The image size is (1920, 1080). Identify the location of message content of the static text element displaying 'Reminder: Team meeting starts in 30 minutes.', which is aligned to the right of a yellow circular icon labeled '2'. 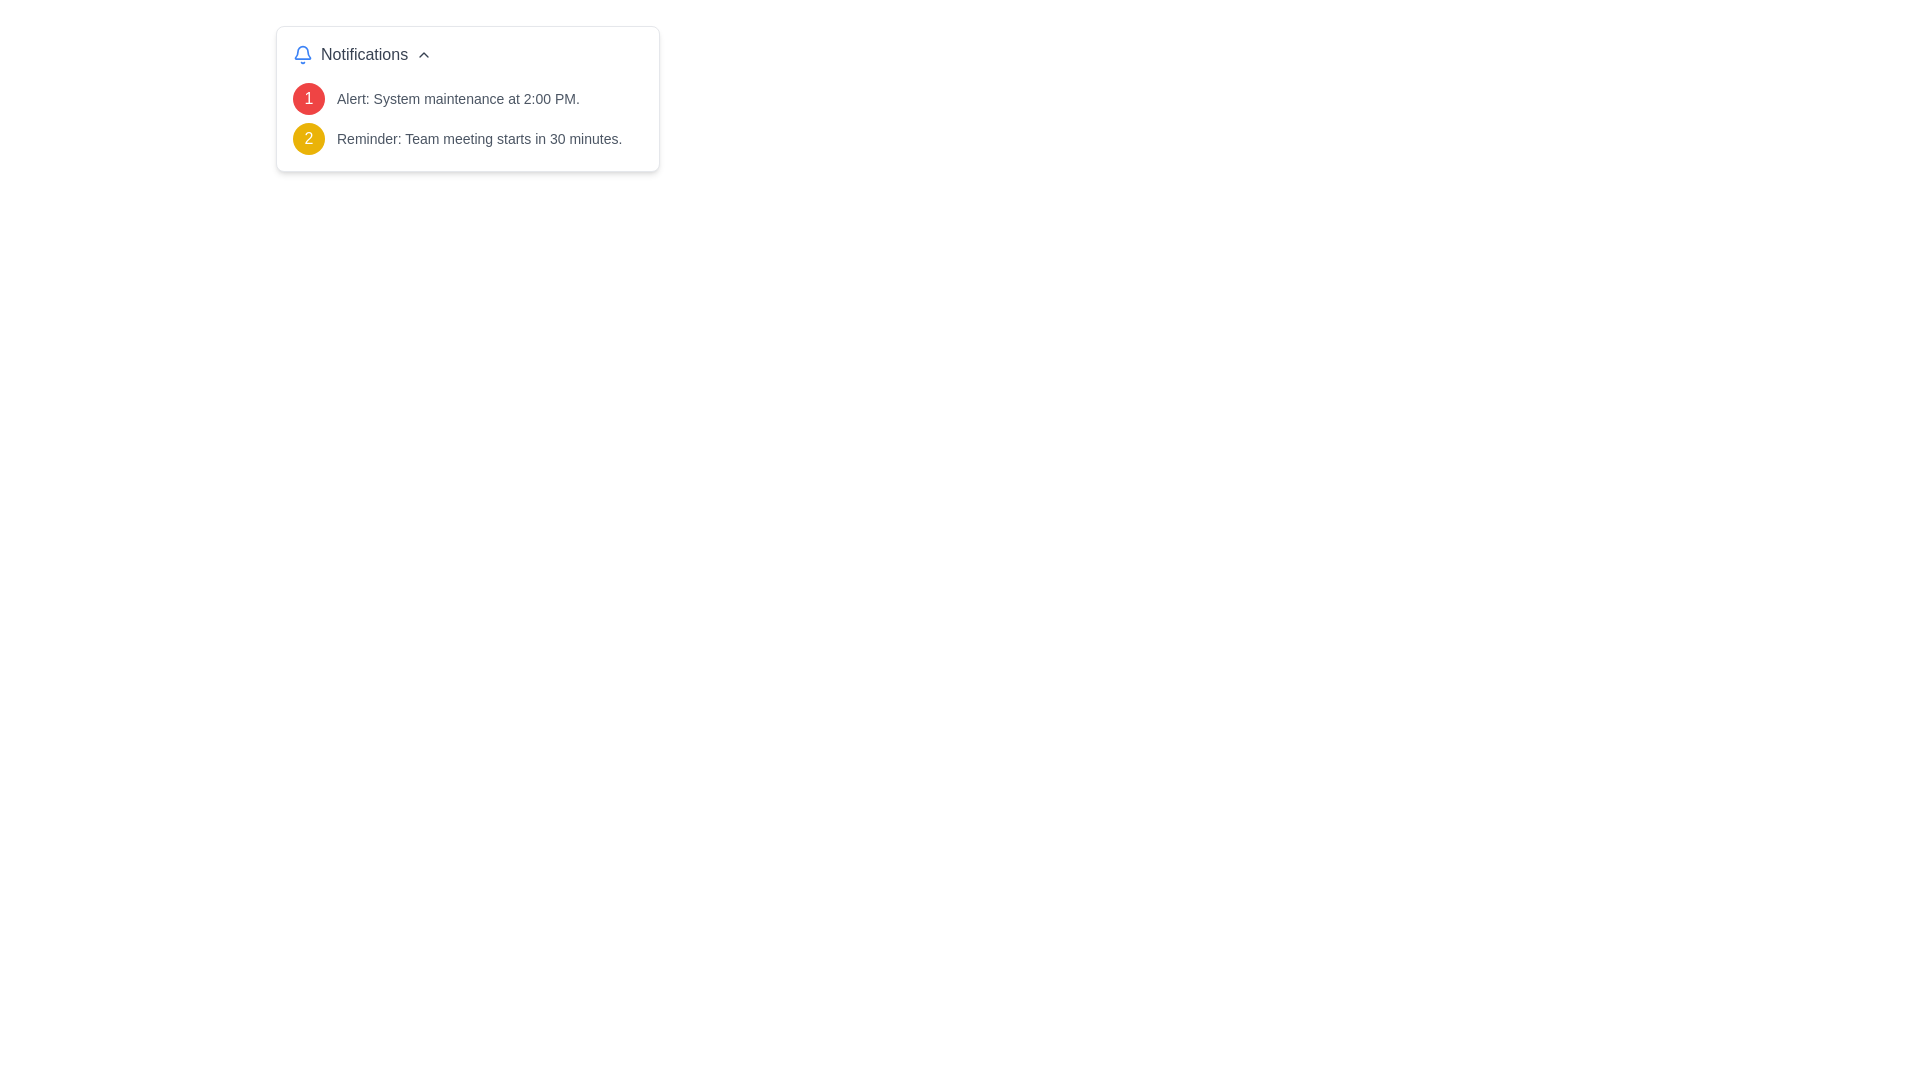
(478, 137).